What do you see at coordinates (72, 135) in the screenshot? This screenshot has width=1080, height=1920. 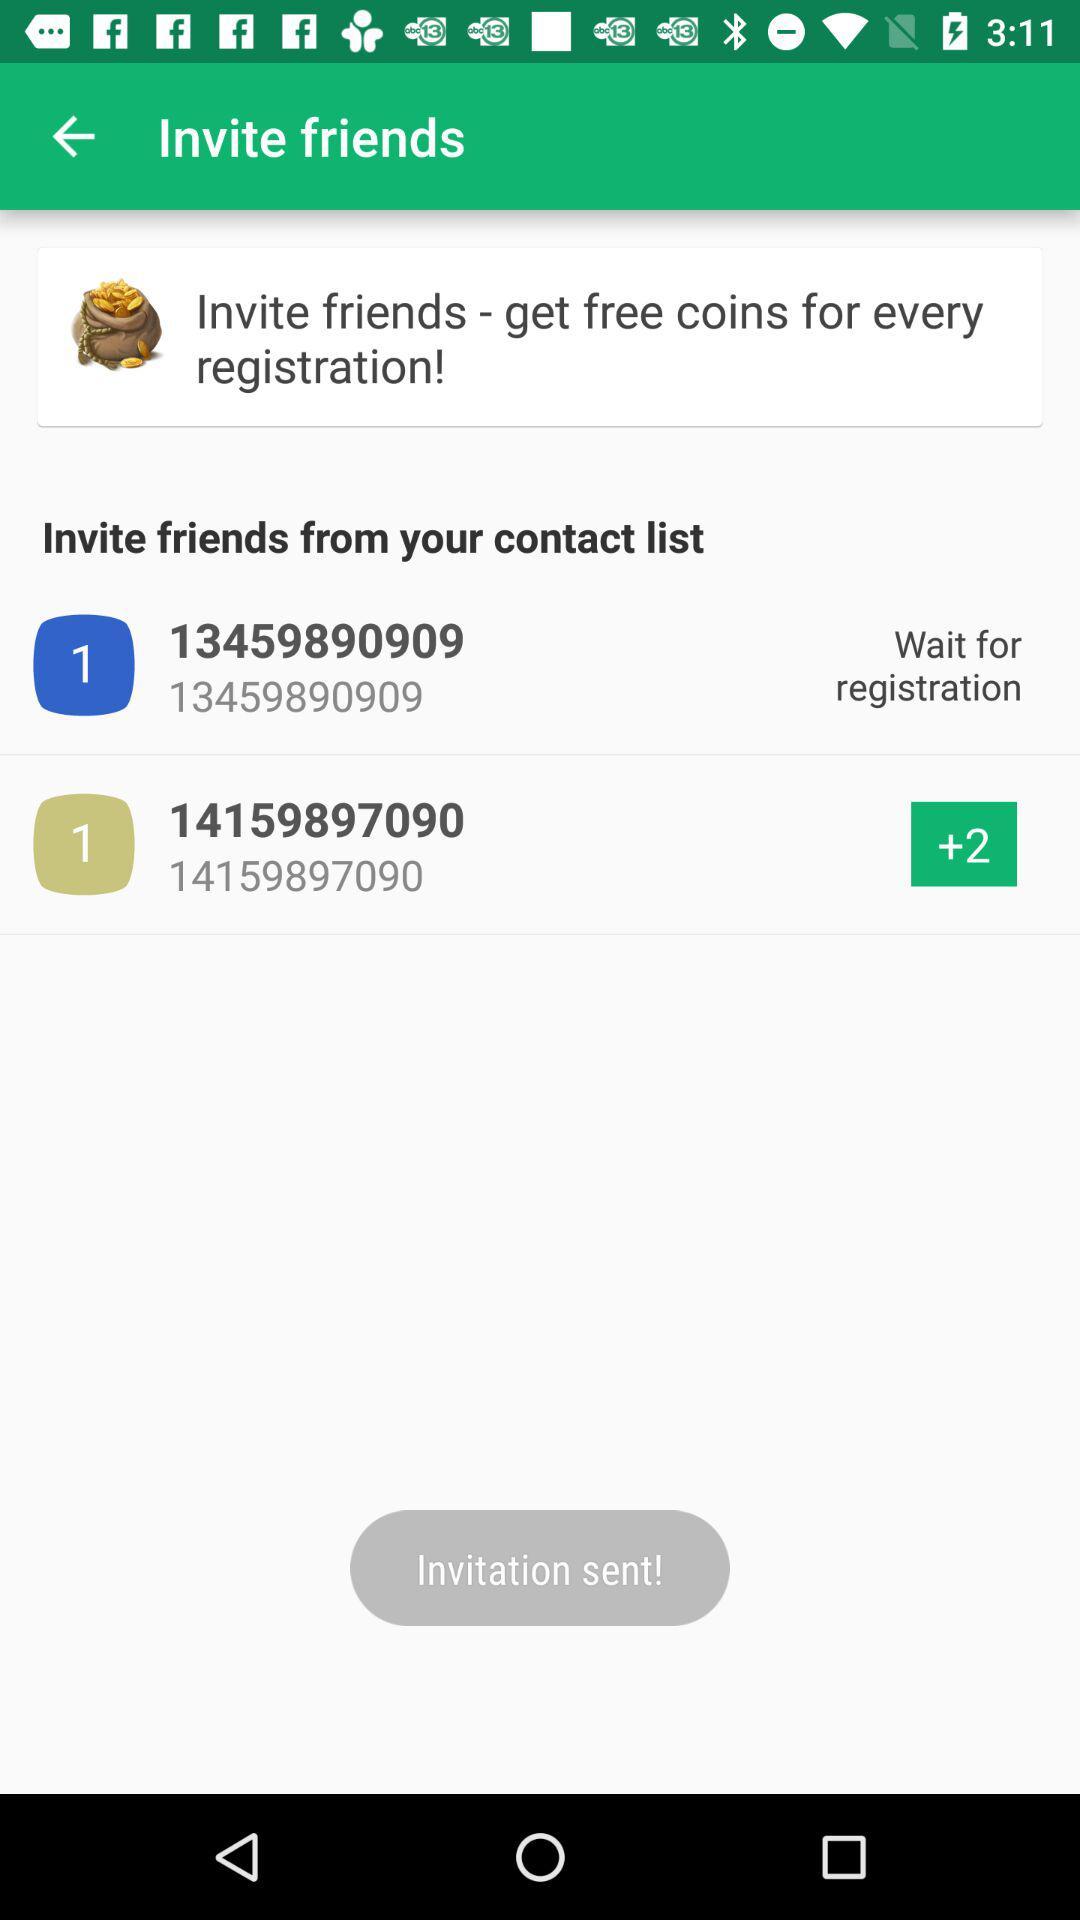 I see `the icon to the left of invite friends` at bounding box center [72, 135].